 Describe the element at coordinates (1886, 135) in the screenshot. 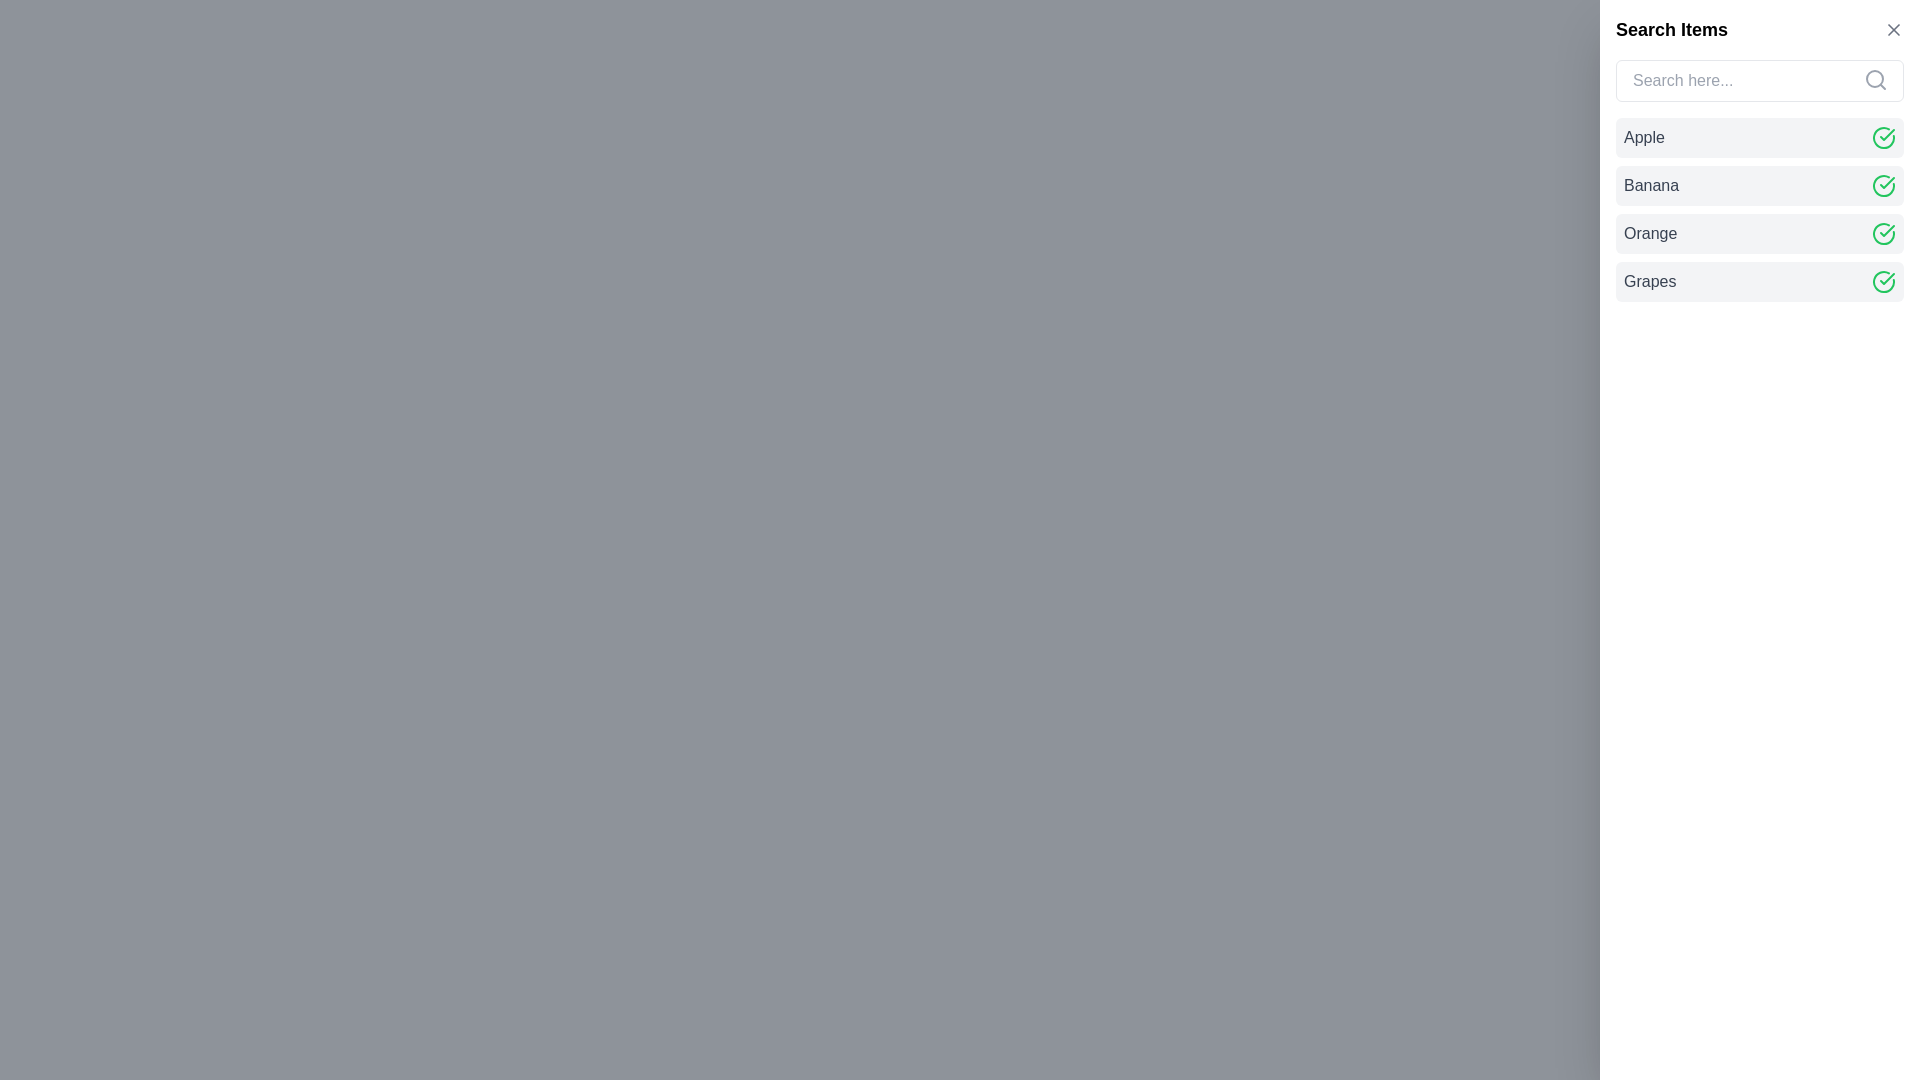

I see `the check mark icon indicating the 'completed' status for the 'Apple' item in the 'Search Items' list on the right sidebar` at that location.